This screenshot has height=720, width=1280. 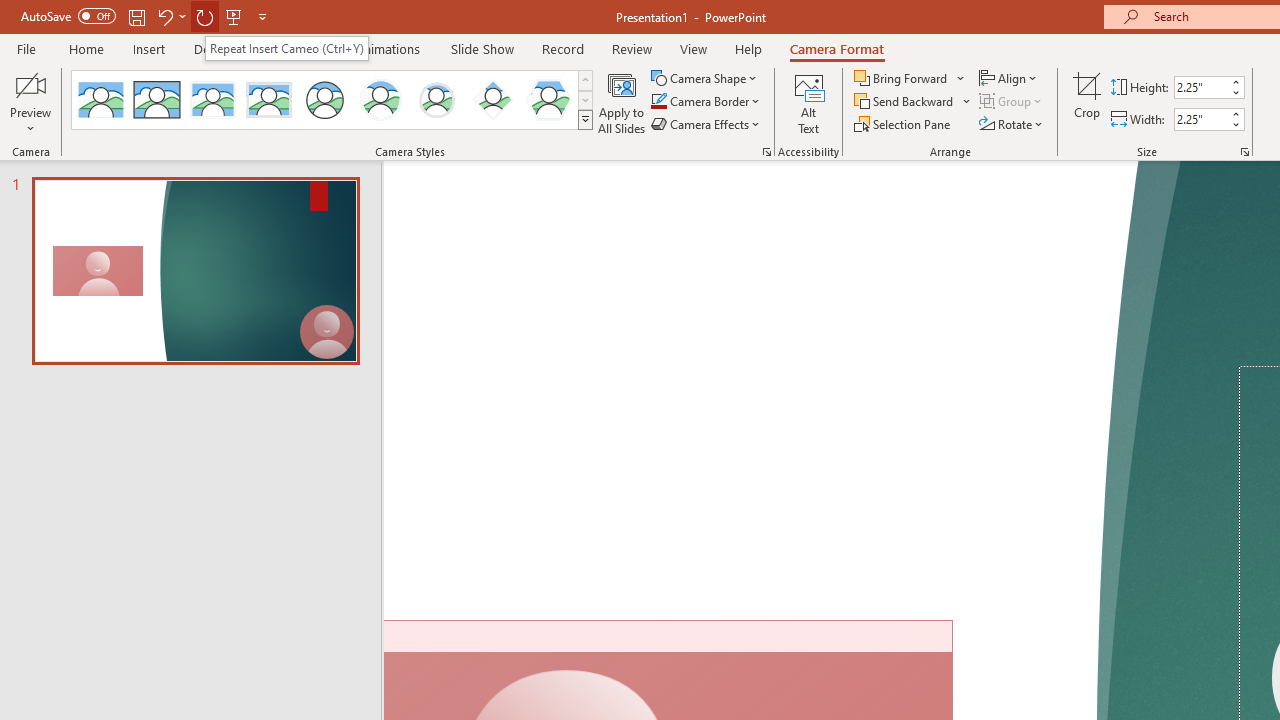 I want to click on 'Row up', so click(x=584, y=79).